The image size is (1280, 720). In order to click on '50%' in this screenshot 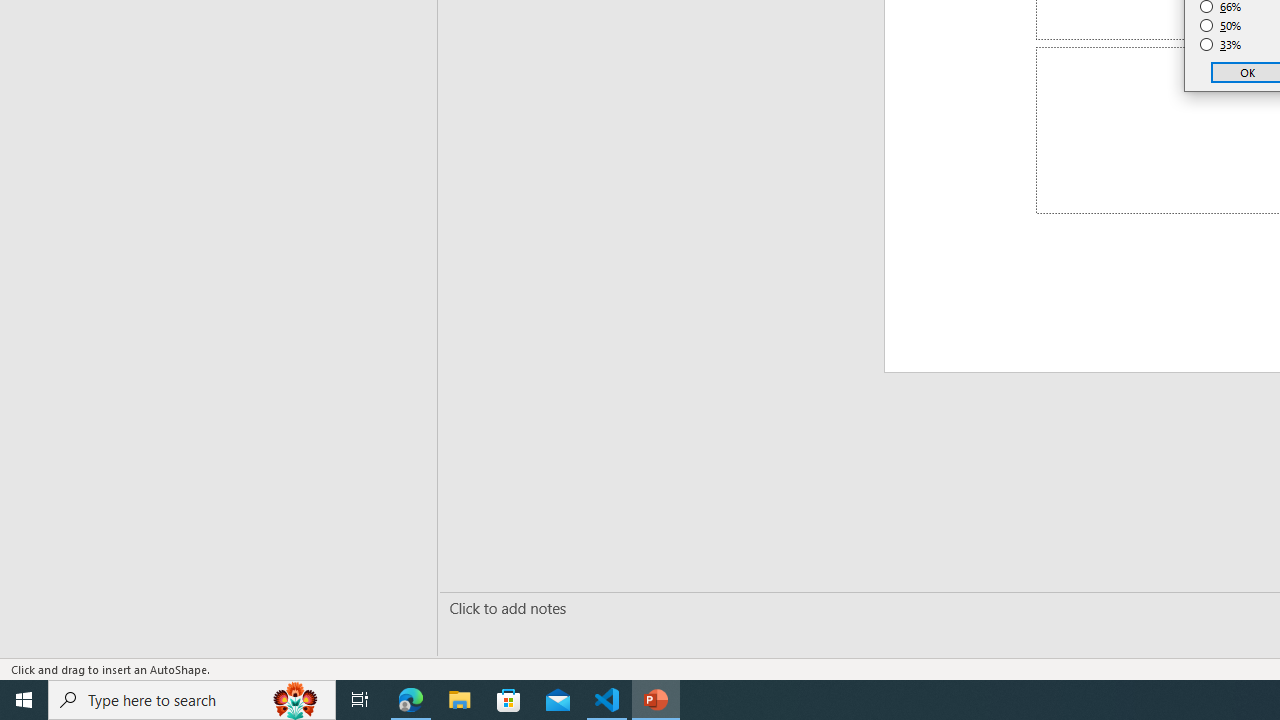, I will do `click(1220, 25)`.